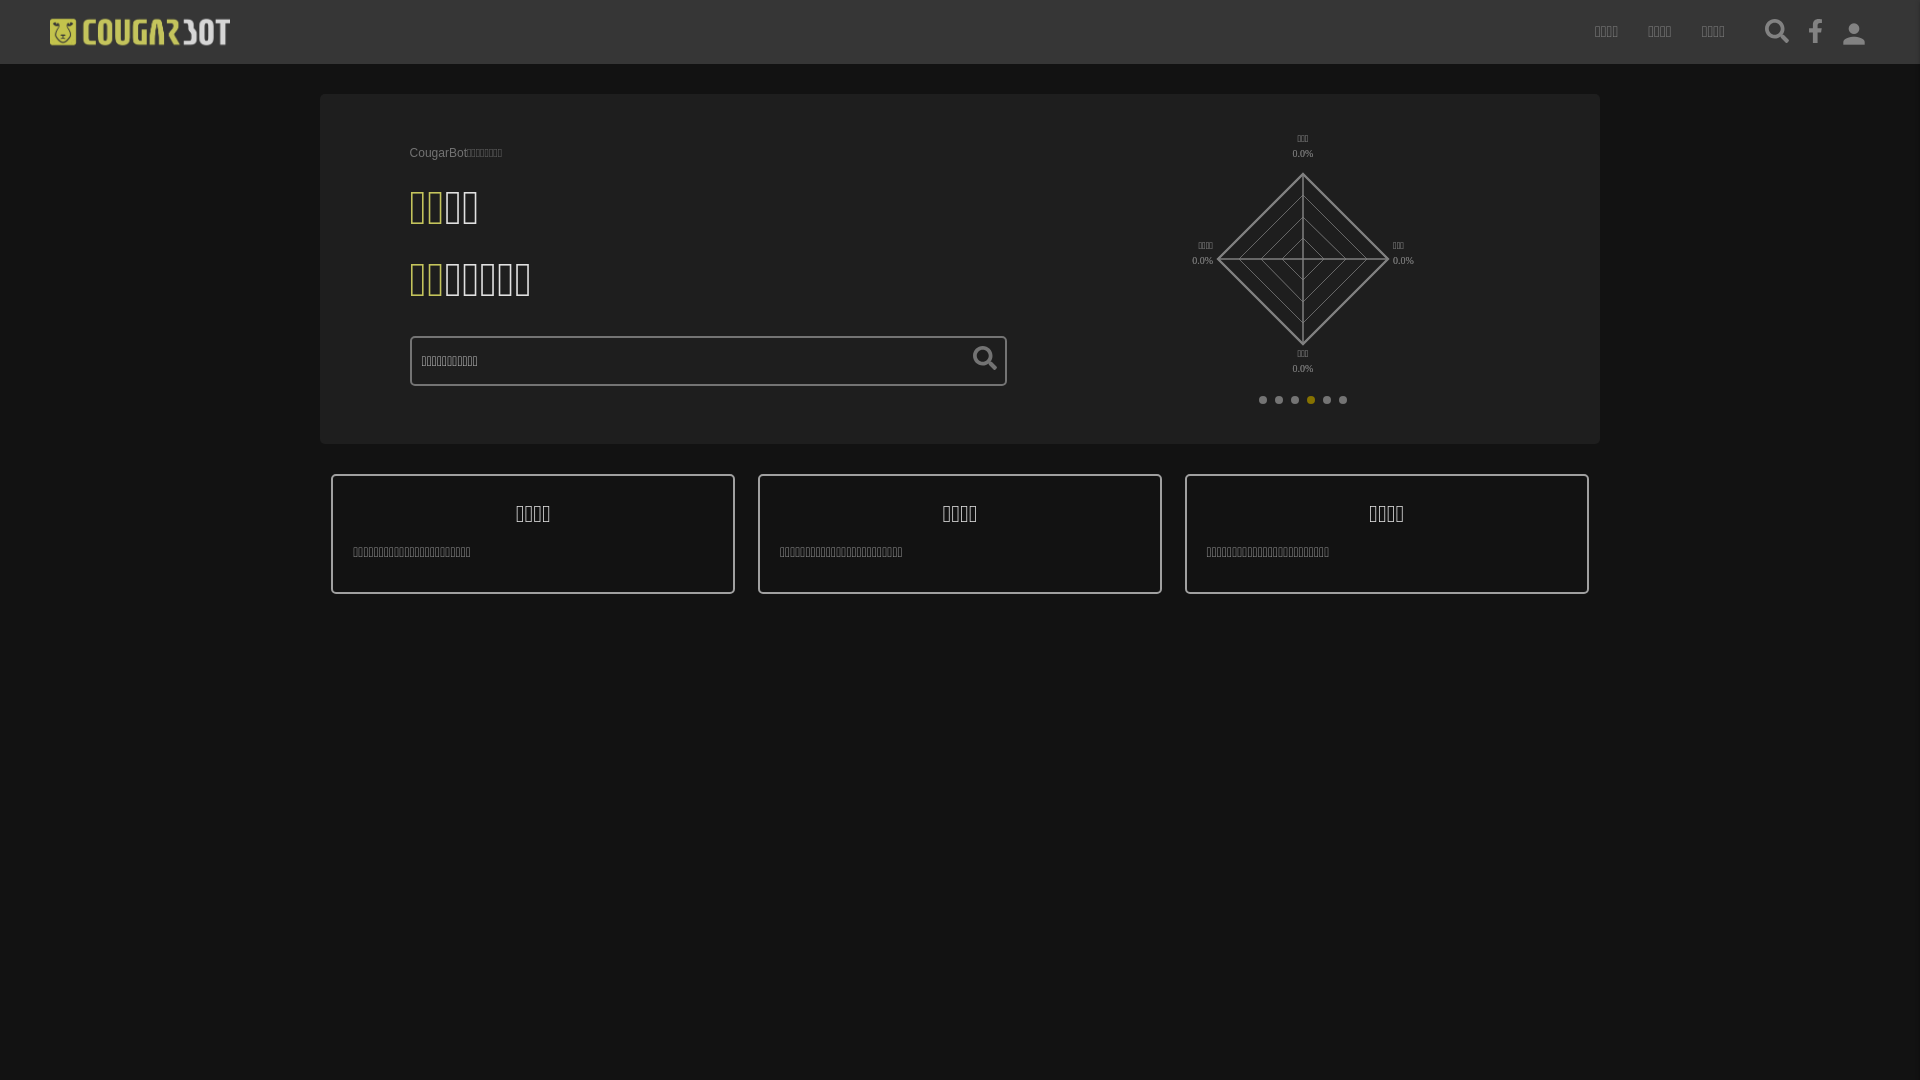  What do you see at coordinates (1852, 31) in the screenshot?
I see `'person'` at bounding box center [1852, 31].